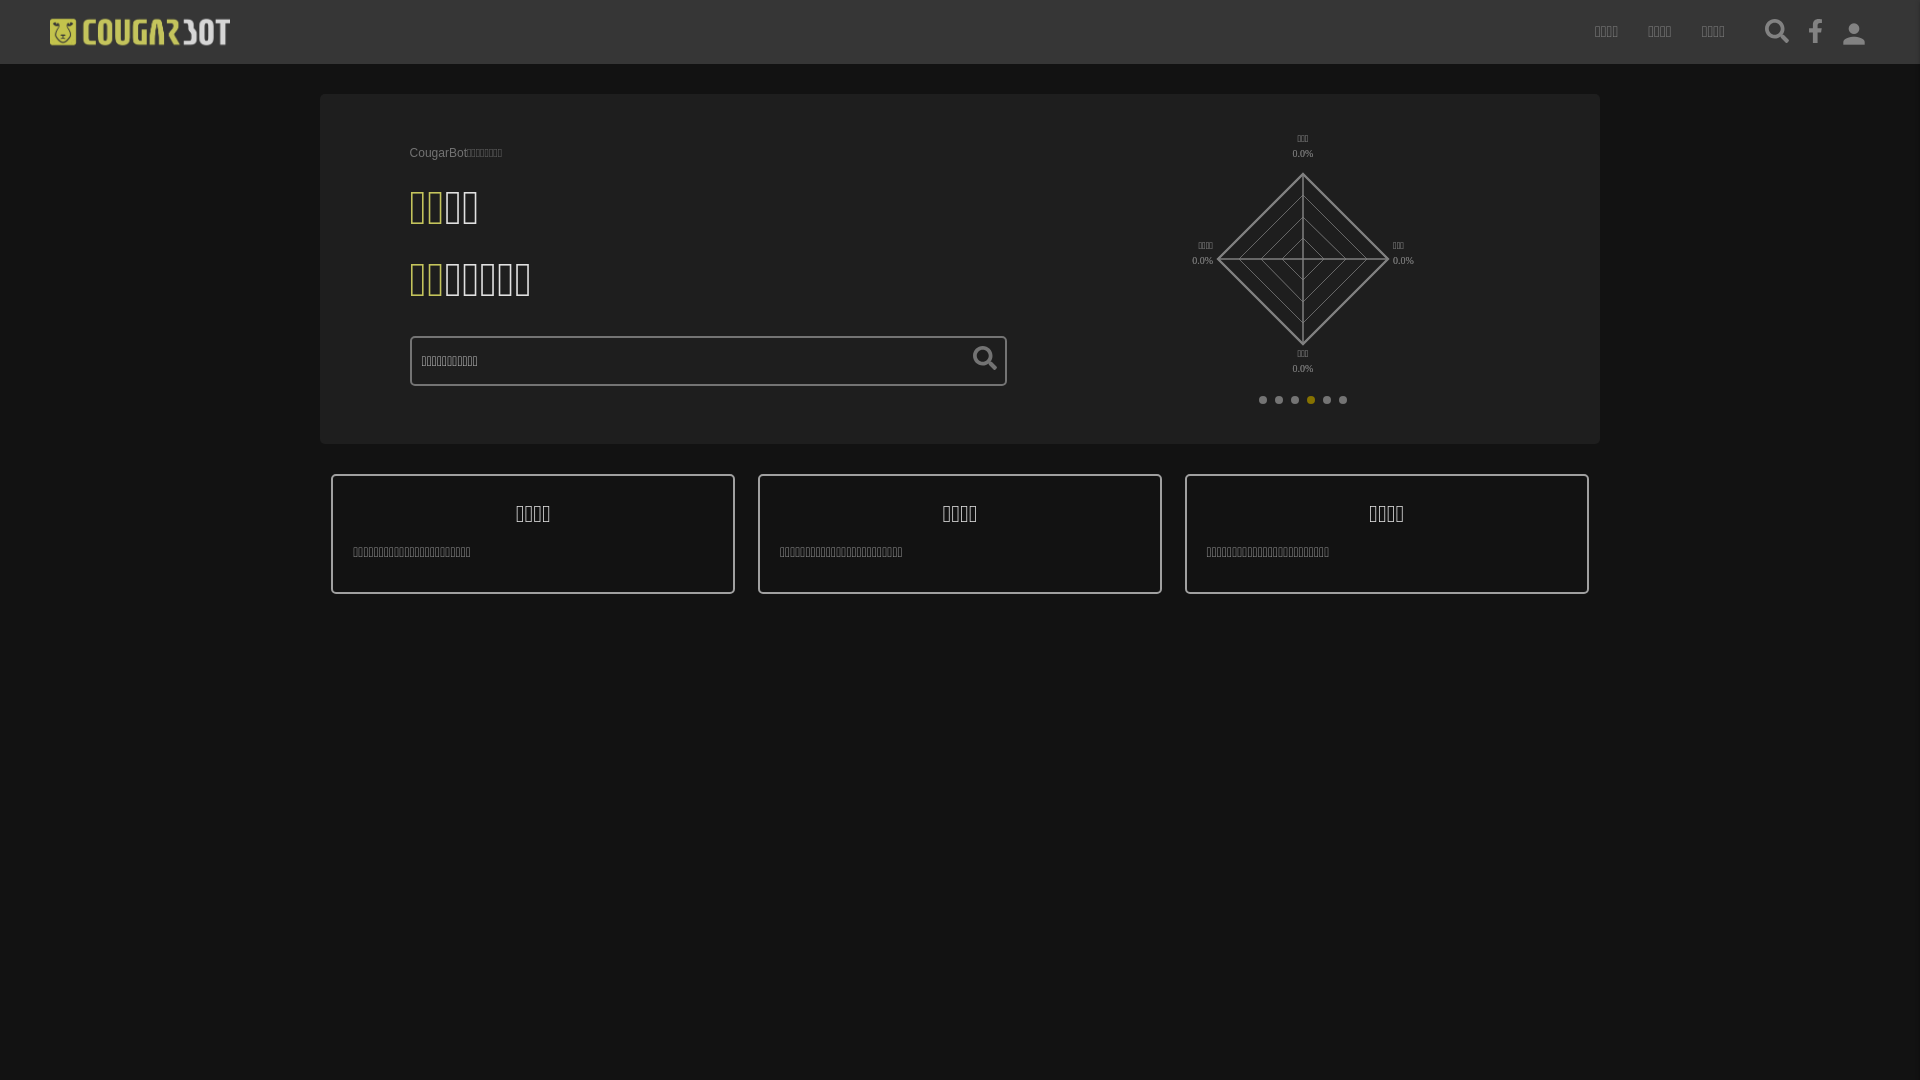  What do you see at coordinates (1852, 31) in the screenshot?
I see `'person'` at bounding box center [1852, 31].